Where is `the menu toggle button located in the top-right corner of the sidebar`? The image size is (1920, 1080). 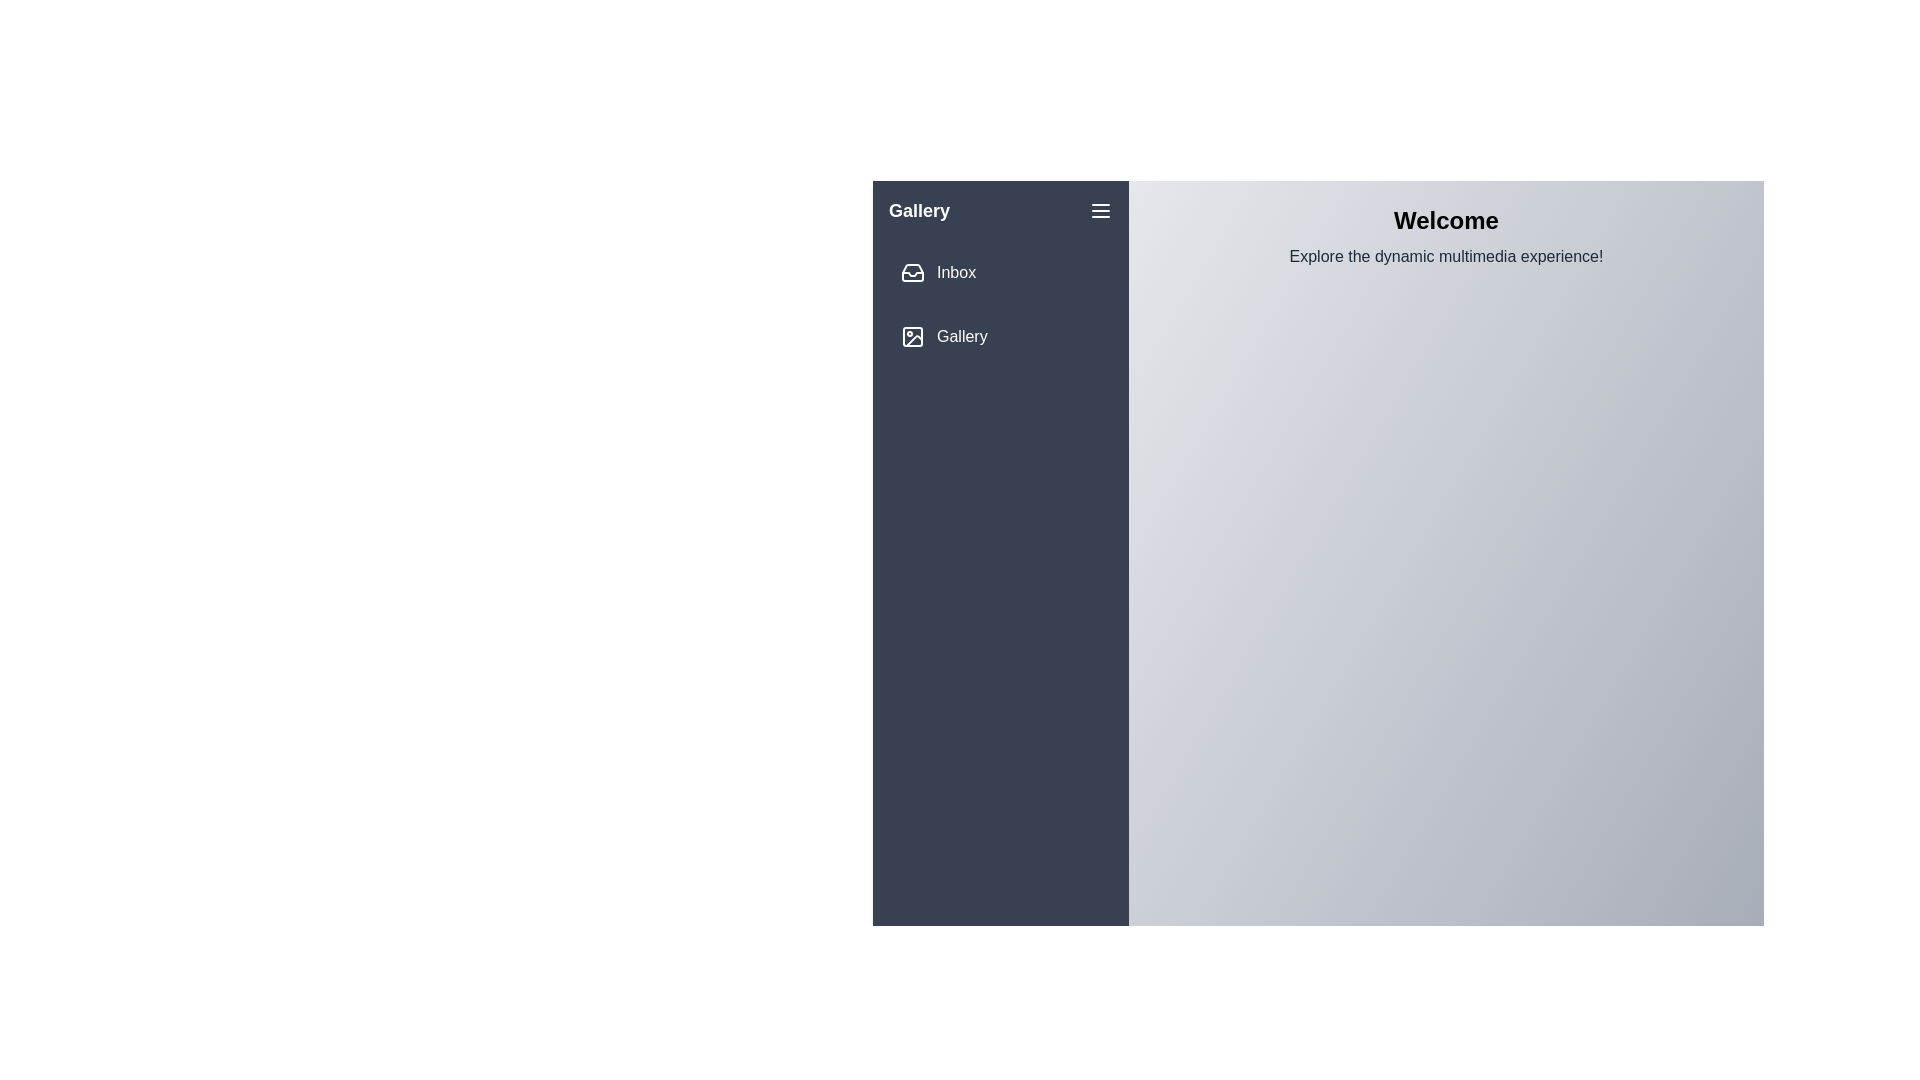
the menu toggle button located in the top-right corner of the sidebar is located at coordinates (1099, 211).